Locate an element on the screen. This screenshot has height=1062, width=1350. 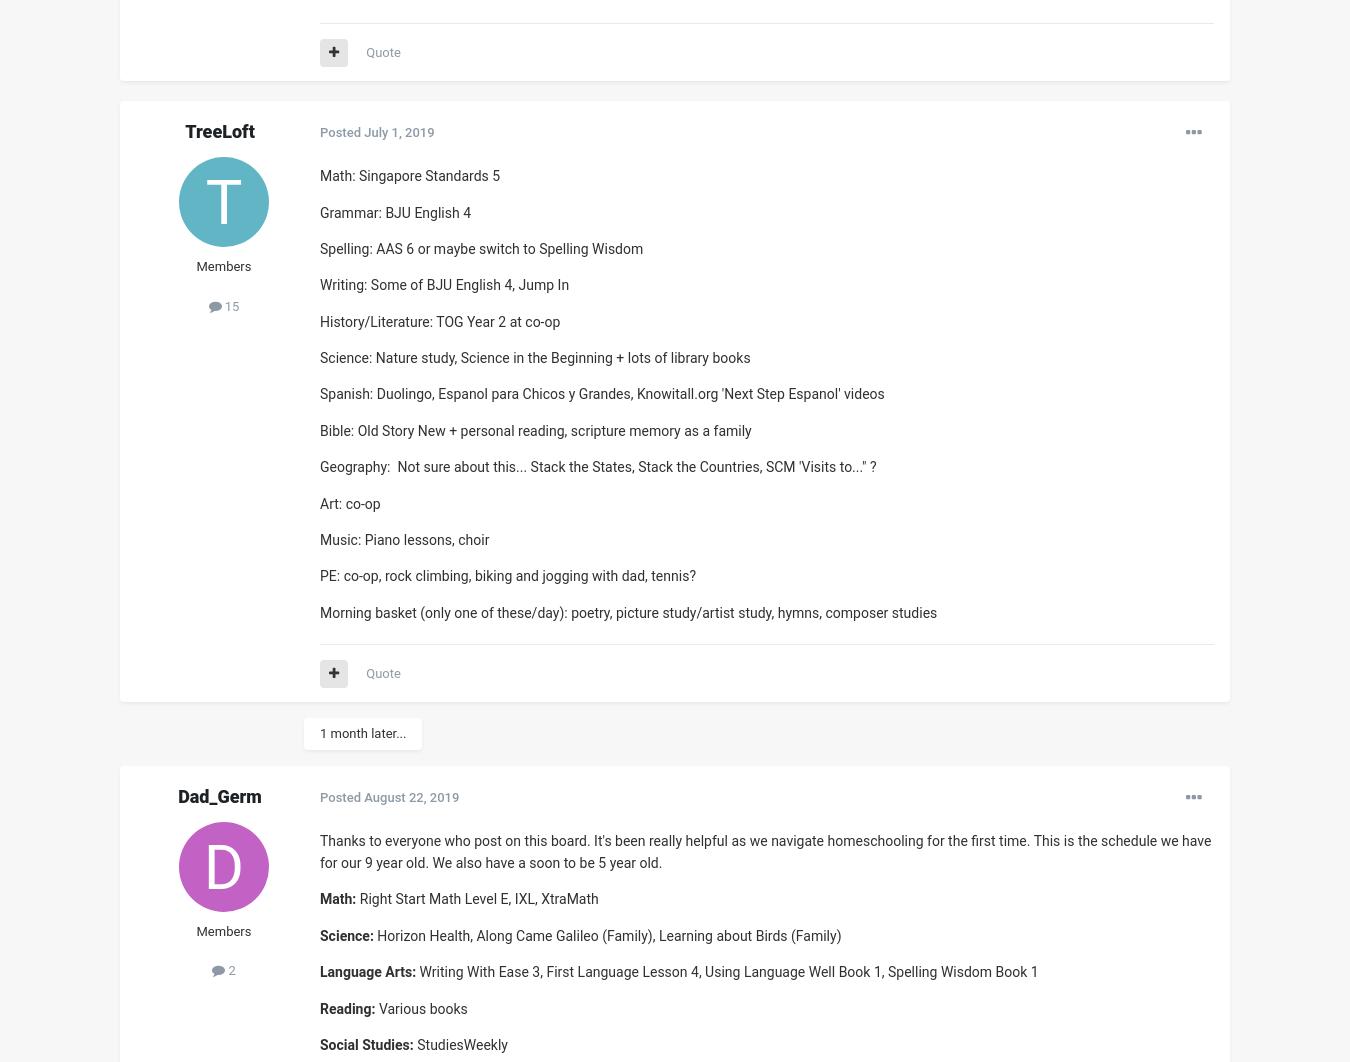
'1 month later...' is located at coordinates (363, 733).